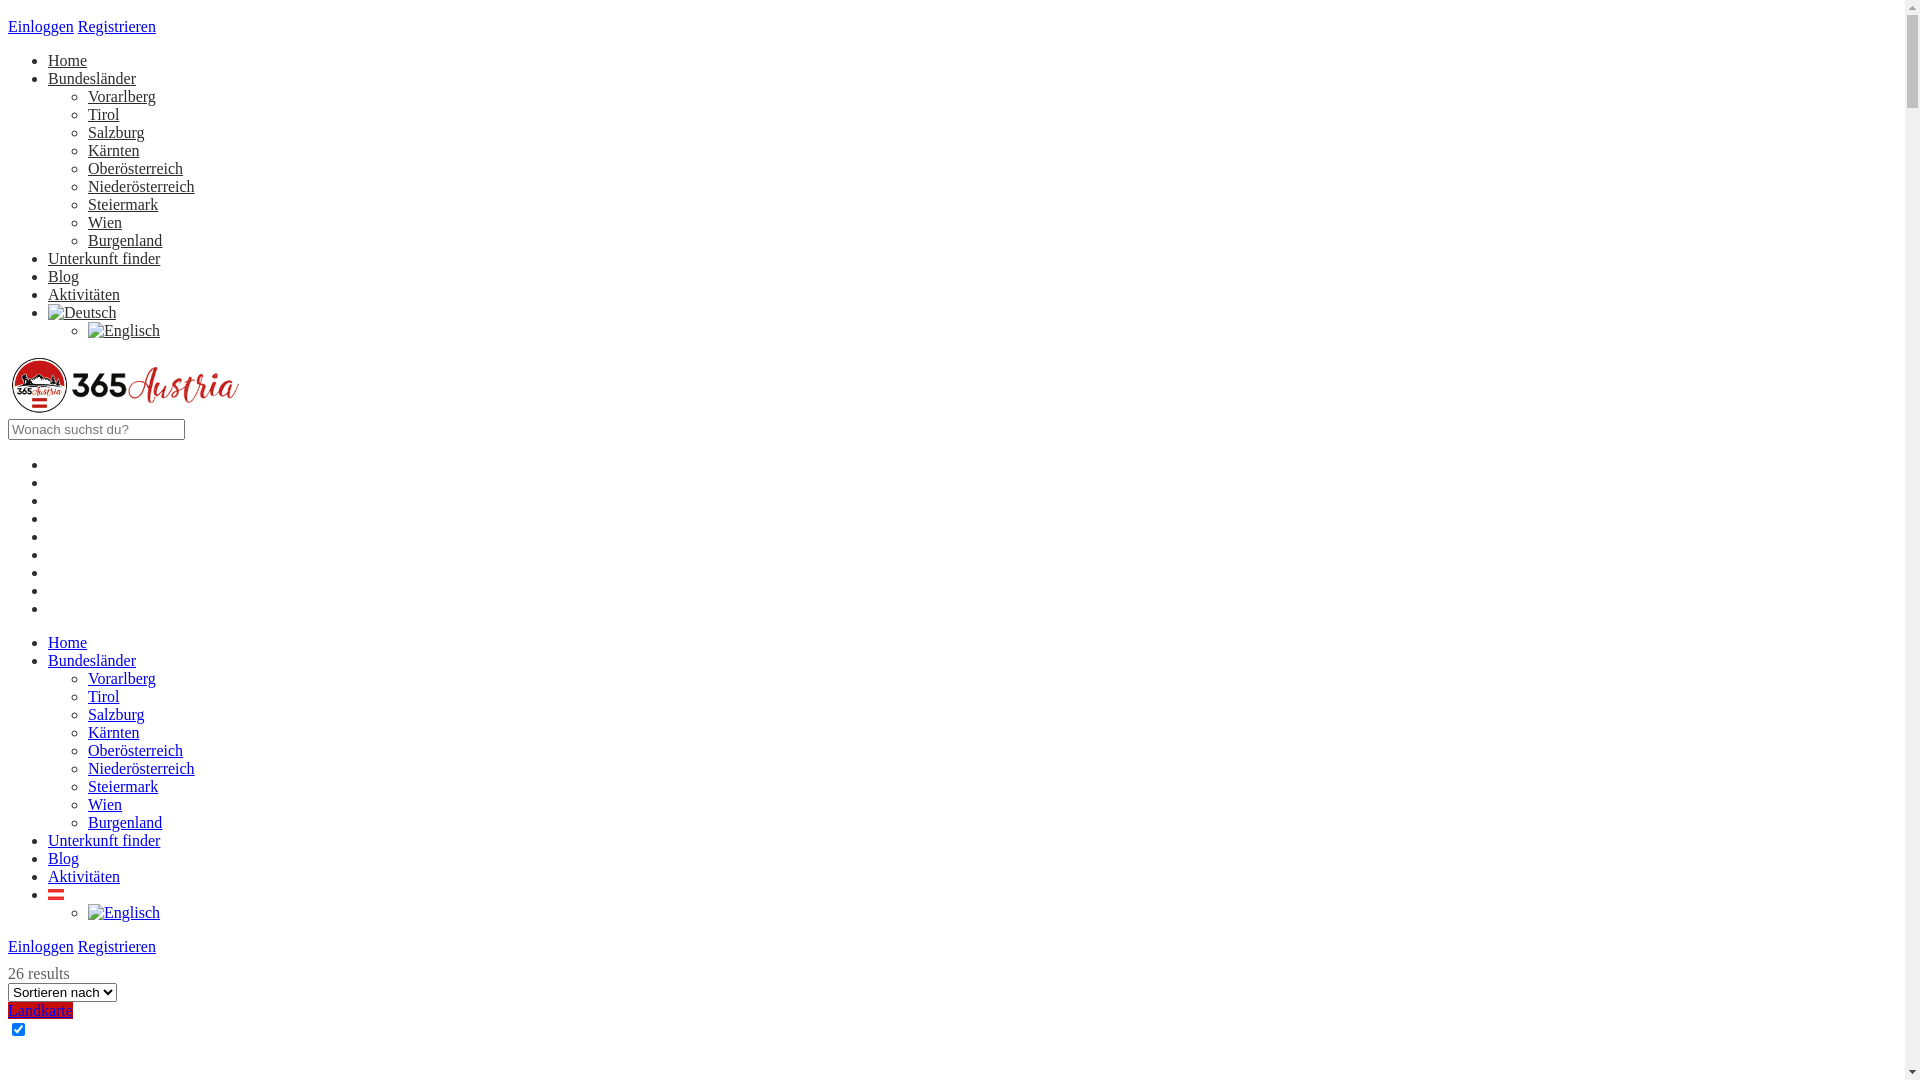  What do you see at coordinates (123, 239) in the screenshot?
I see `'Burgenland'` at bounding box center [123, 239].